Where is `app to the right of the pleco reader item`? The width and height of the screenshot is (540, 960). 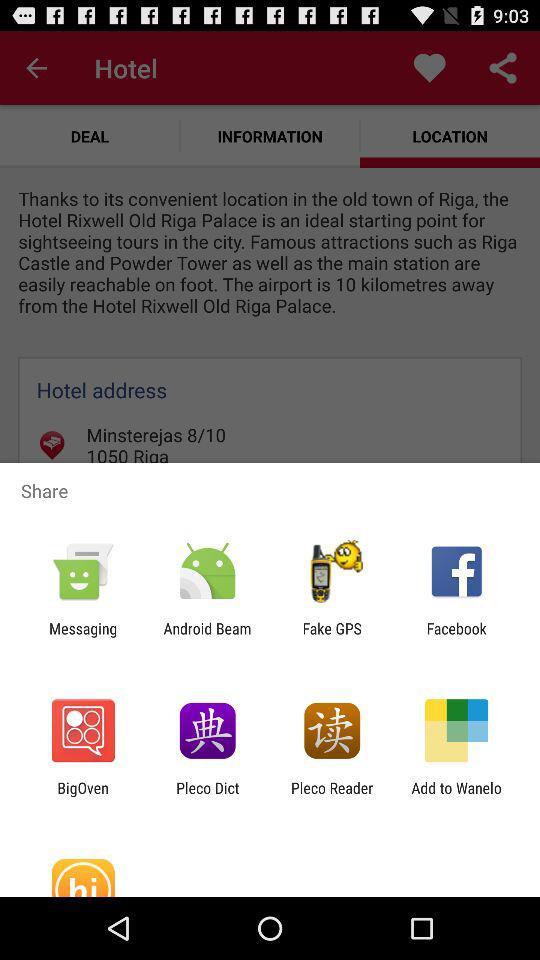 app to the right of the pleco reader item is located at coordinates (456, 796).